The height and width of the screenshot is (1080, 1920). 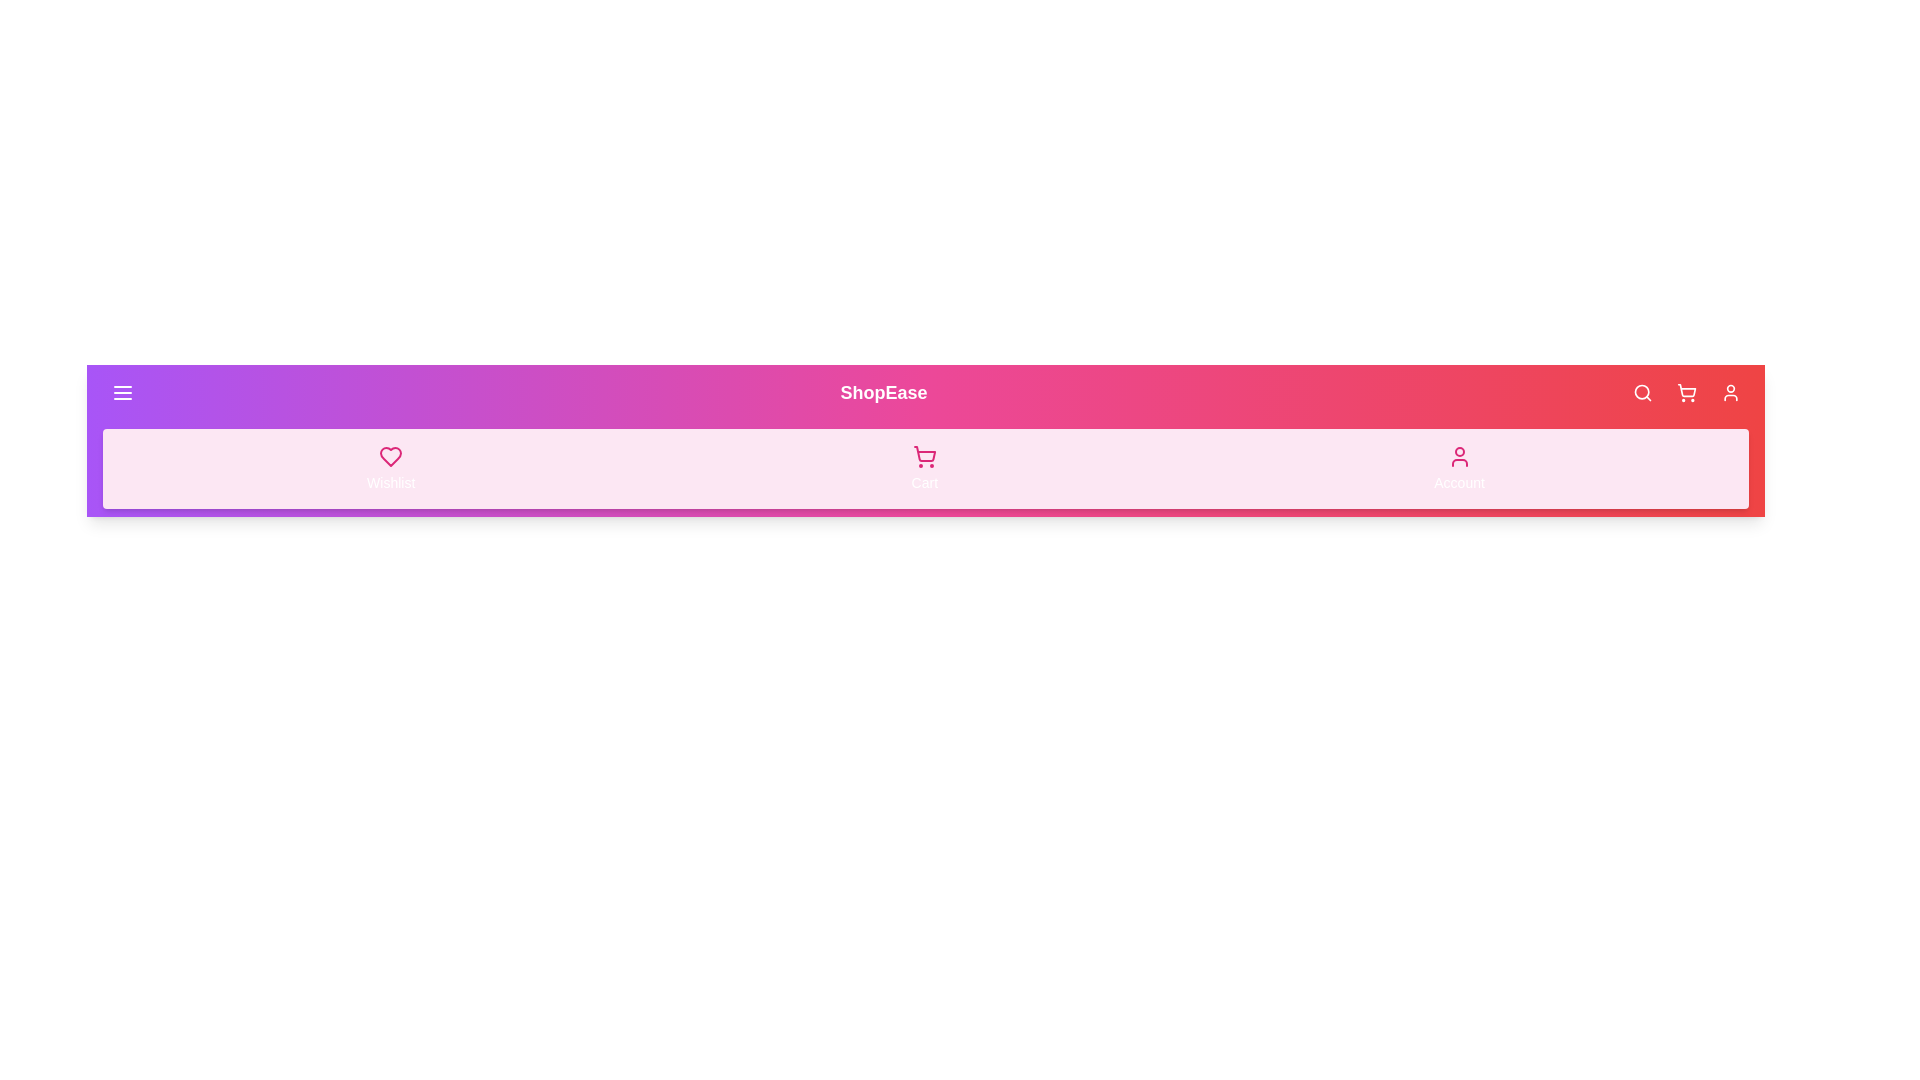 What do you see at coordinates (1642, 393) in the screenshot?
I see `the search button in the app bar` at bounding box center [1642, 393].